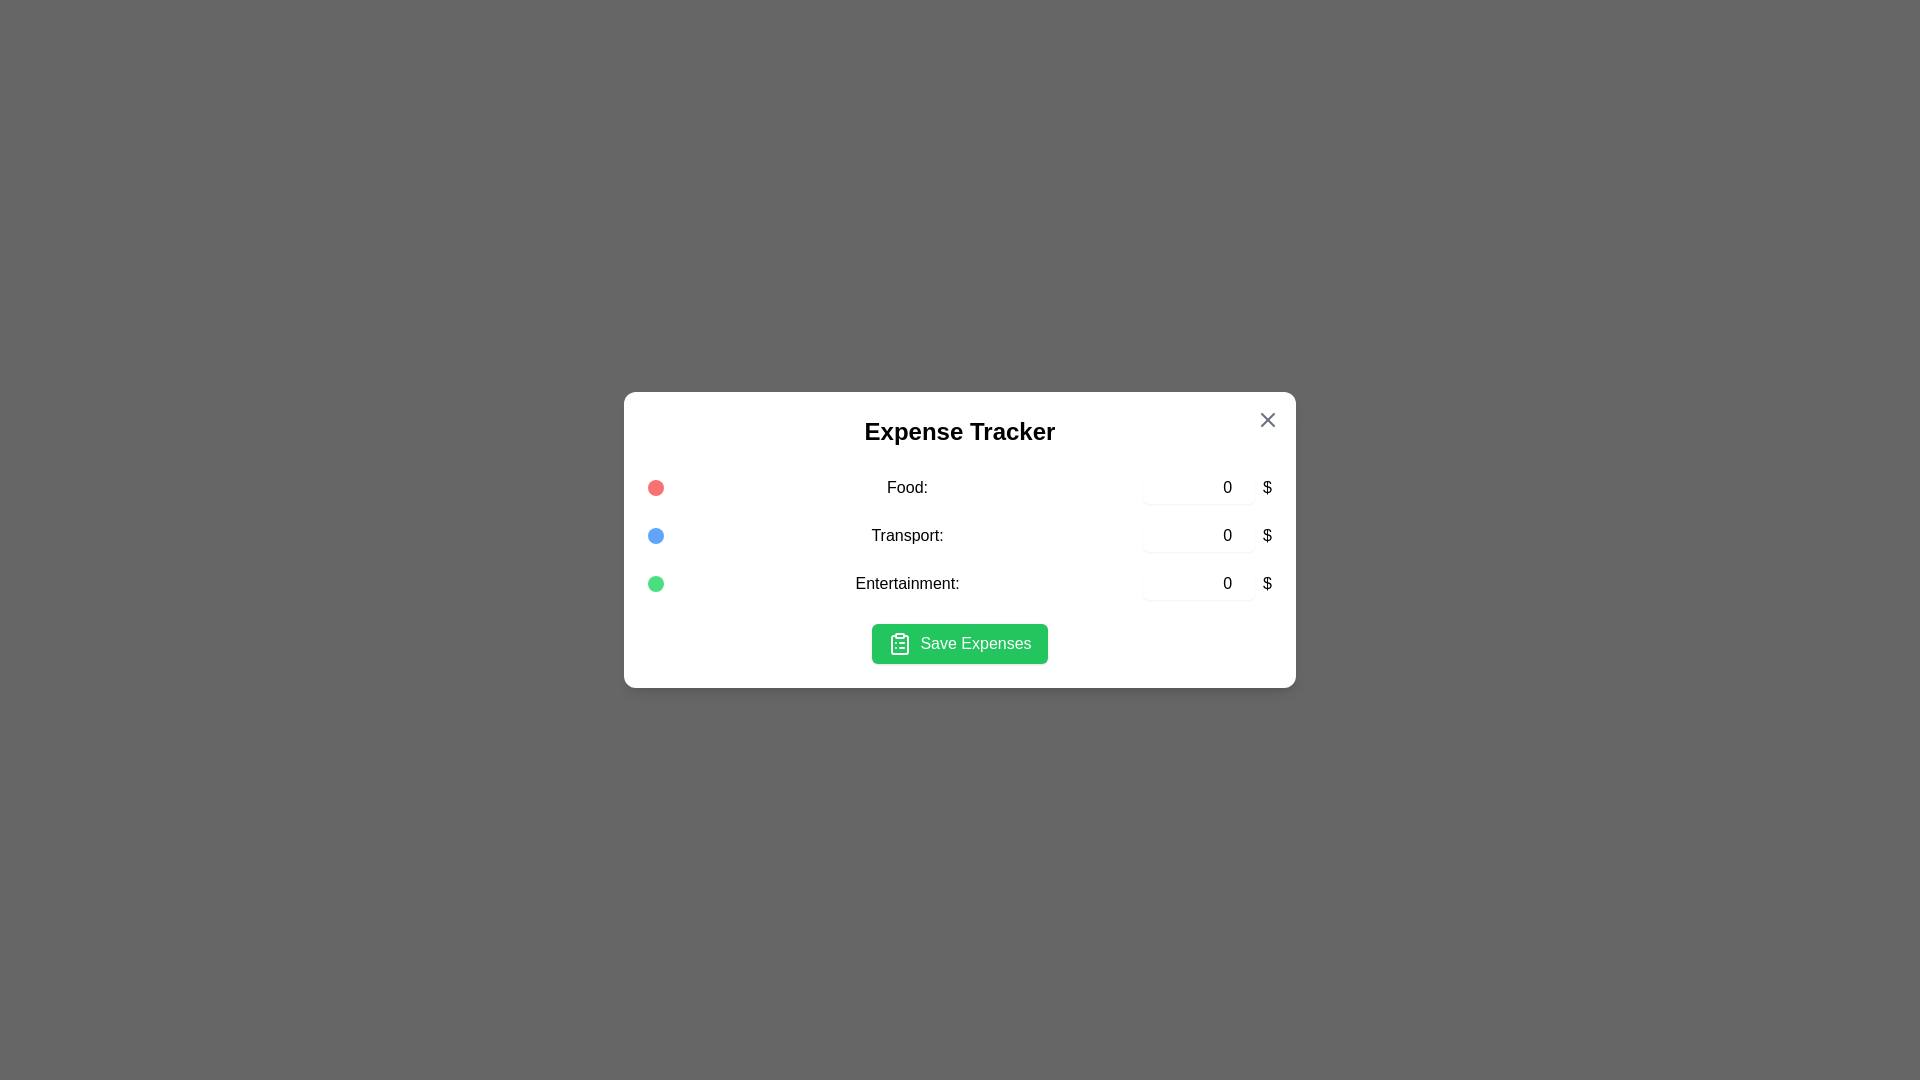 Image resolution: width=1920 pixels, height=1080 pixels. I want to click on the expense amount for the 'Food' category to 5332, so click(1199, 488).